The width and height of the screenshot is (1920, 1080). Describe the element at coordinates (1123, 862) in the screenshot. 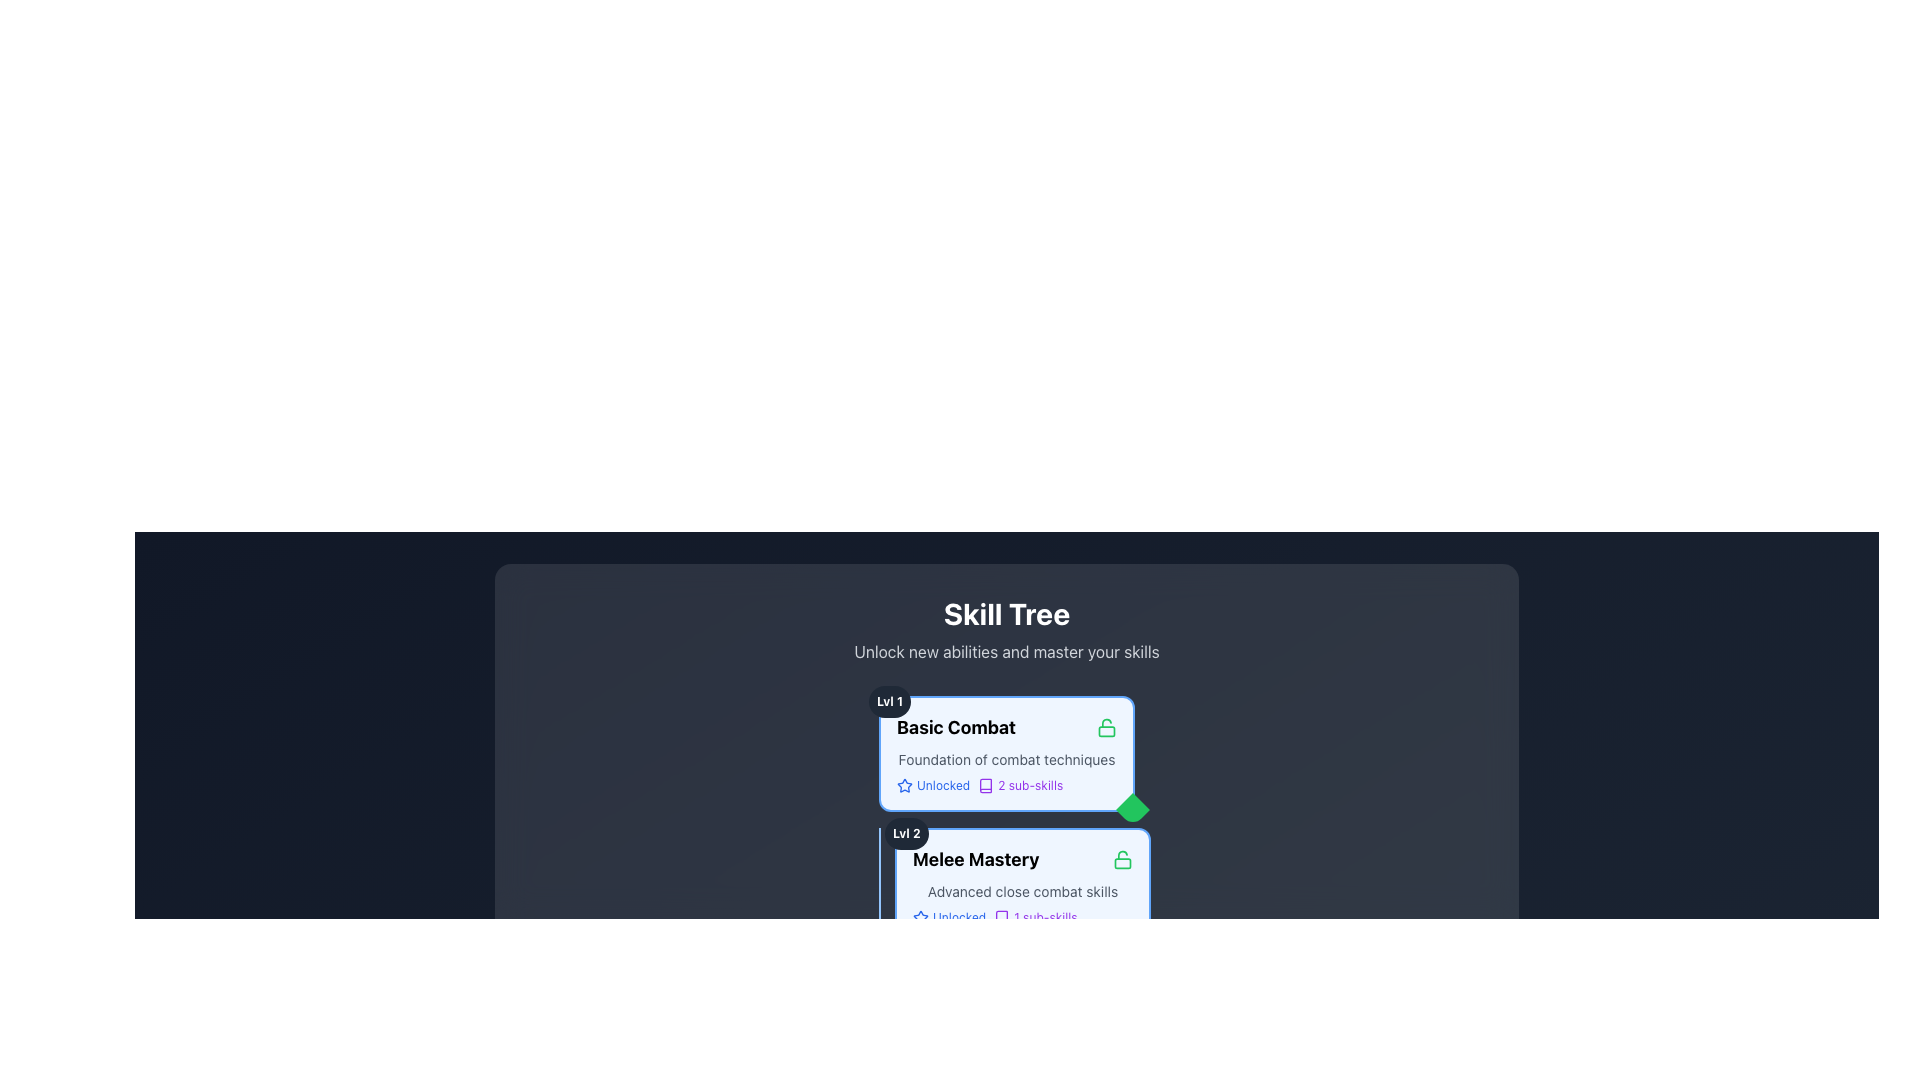

I see `the decorative shape within the lock icon that indicates the skill status in the skill tree UI near the 'Basic Combat' and 'Melee Mastery' sections` at that location.